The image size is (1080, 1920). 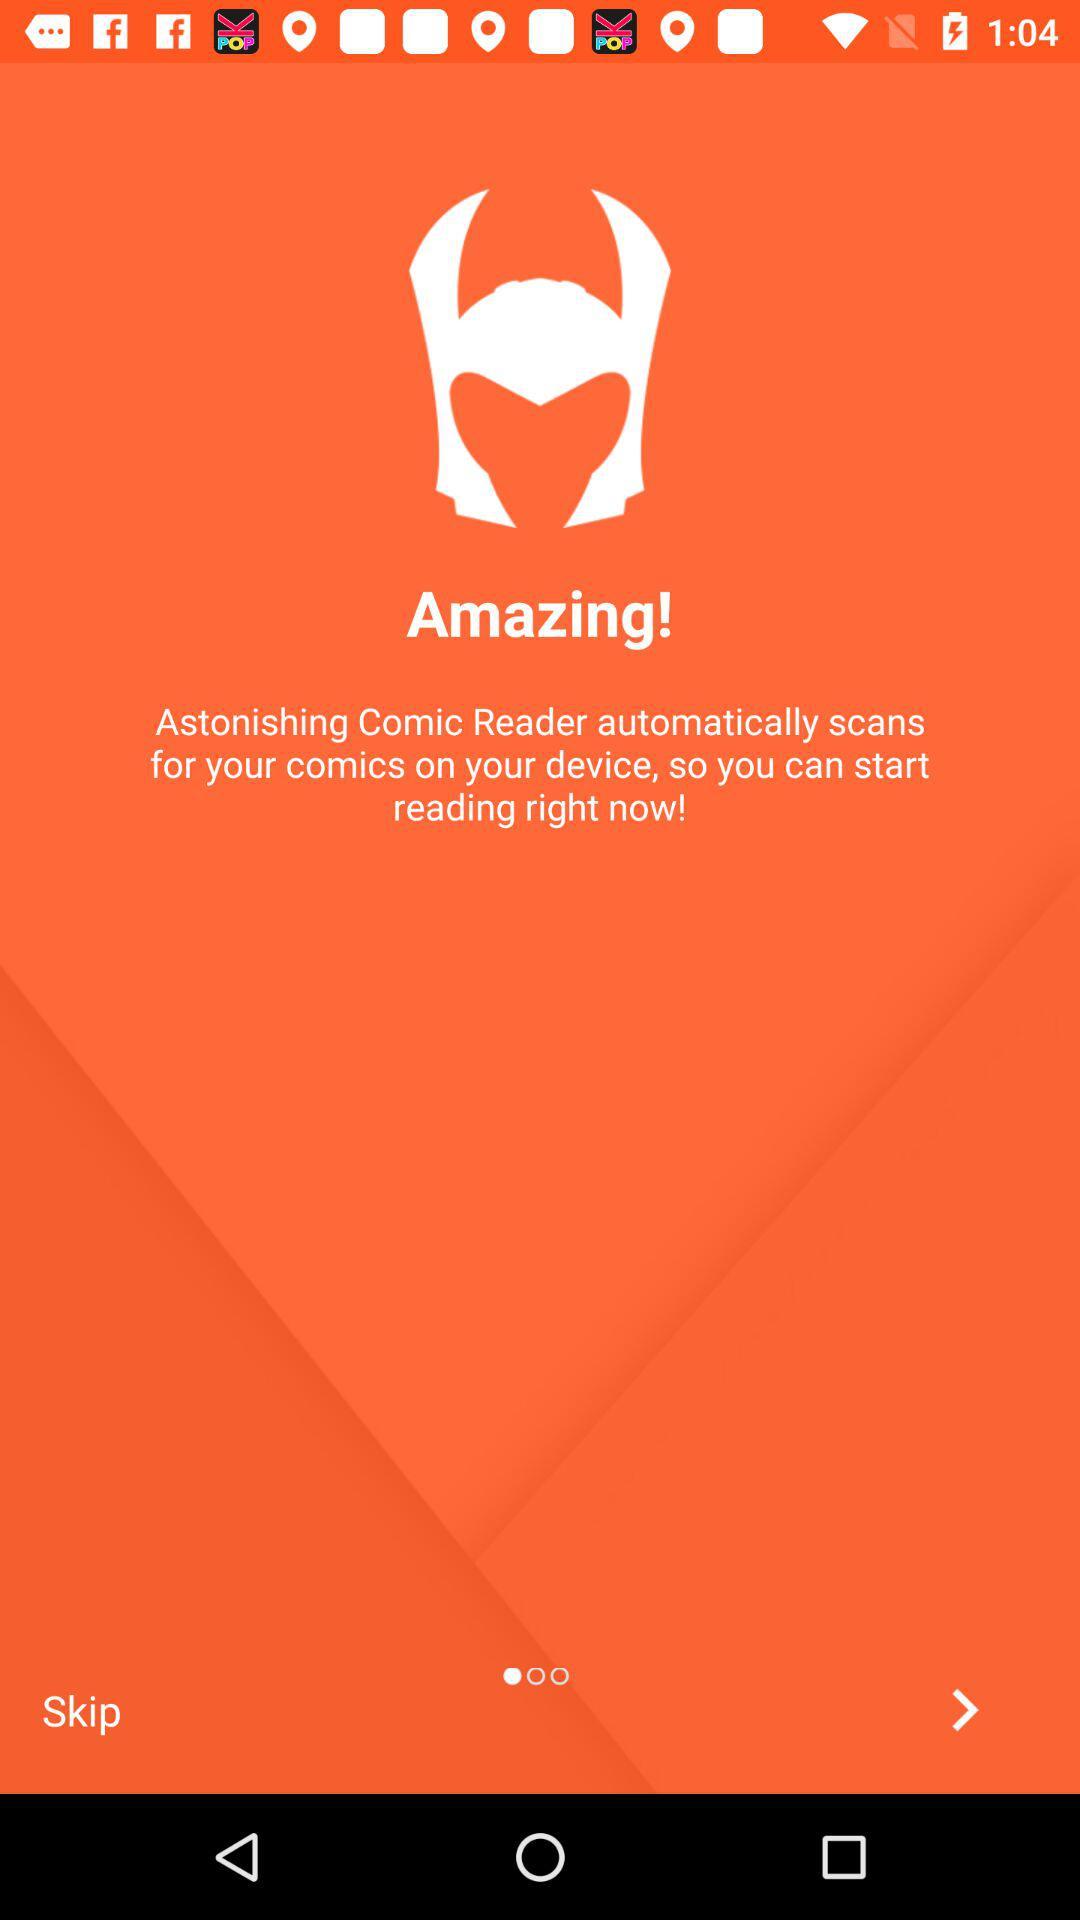 I want to click on next option, so click(x=963, y=1708).